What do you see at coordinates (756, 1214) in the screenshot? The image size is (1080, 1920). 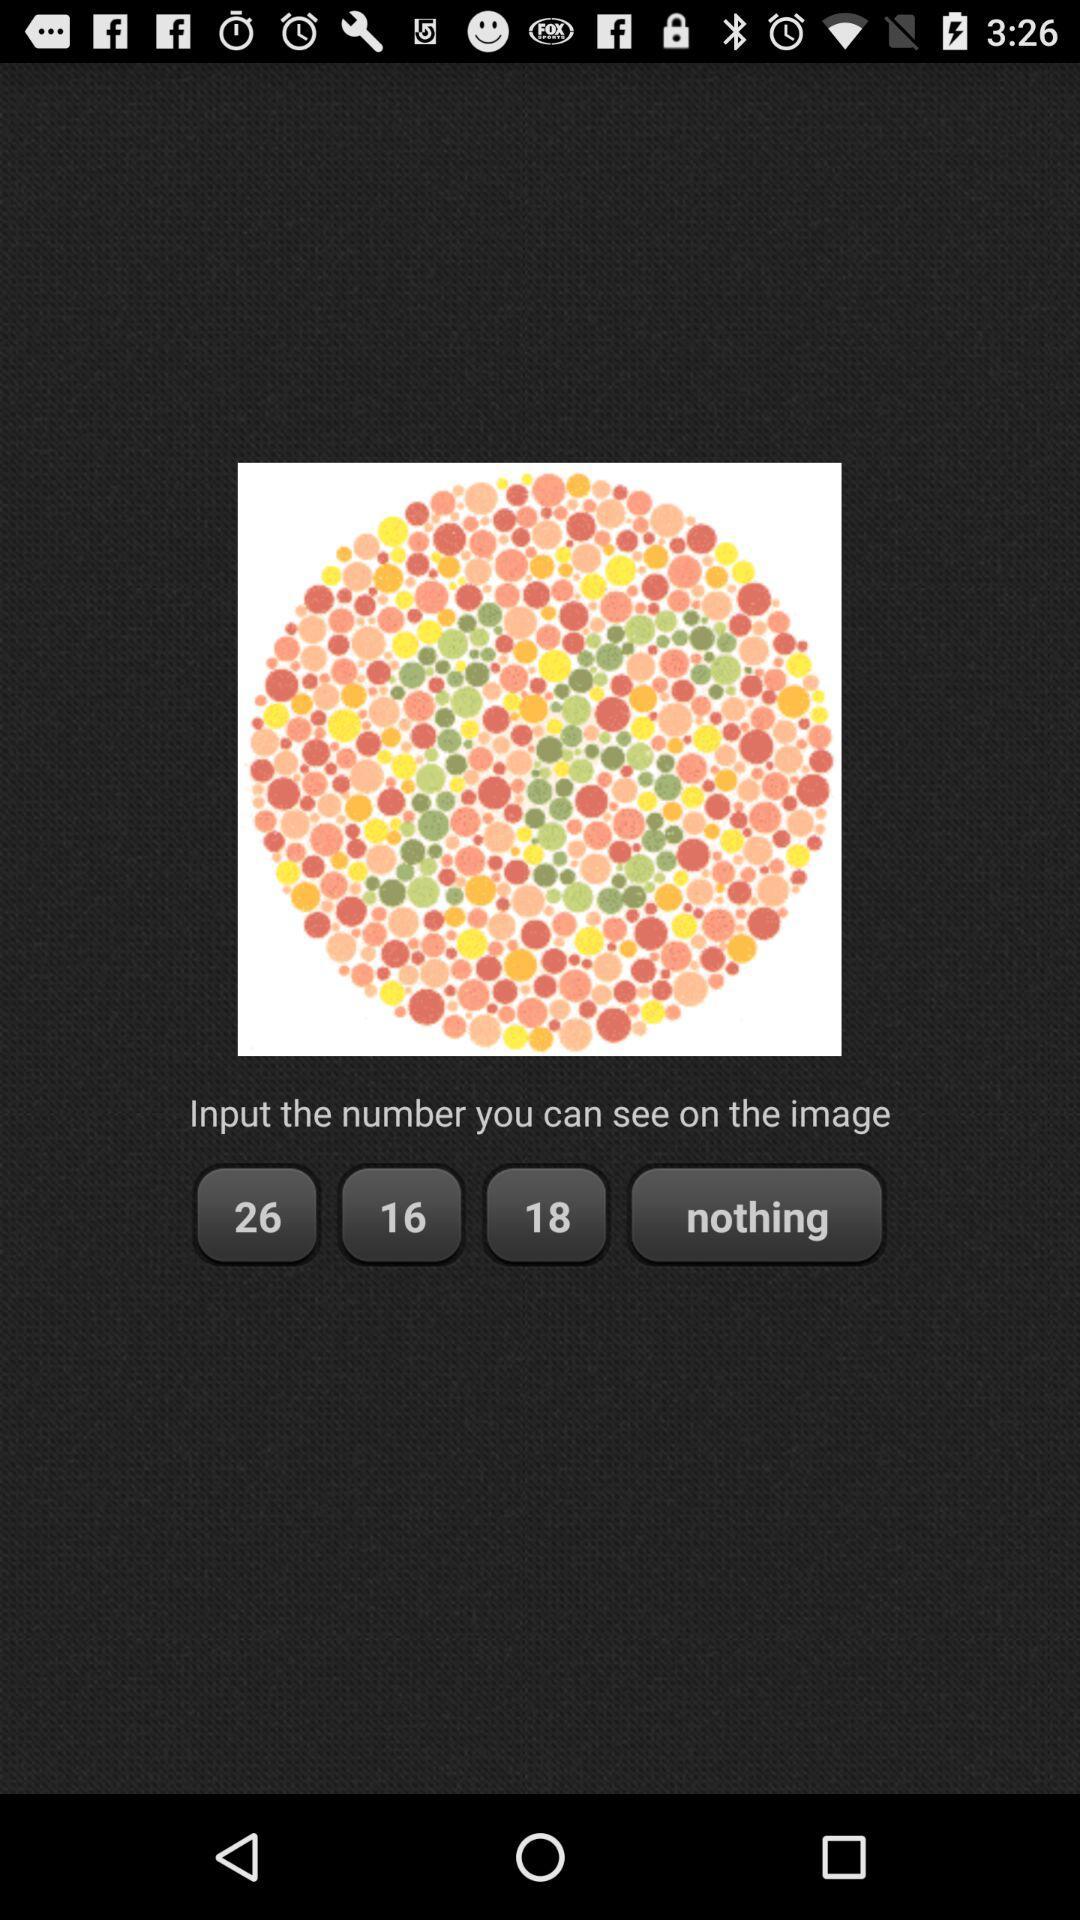 I see `app below the input the number app` at bounding box center [756, 1214].